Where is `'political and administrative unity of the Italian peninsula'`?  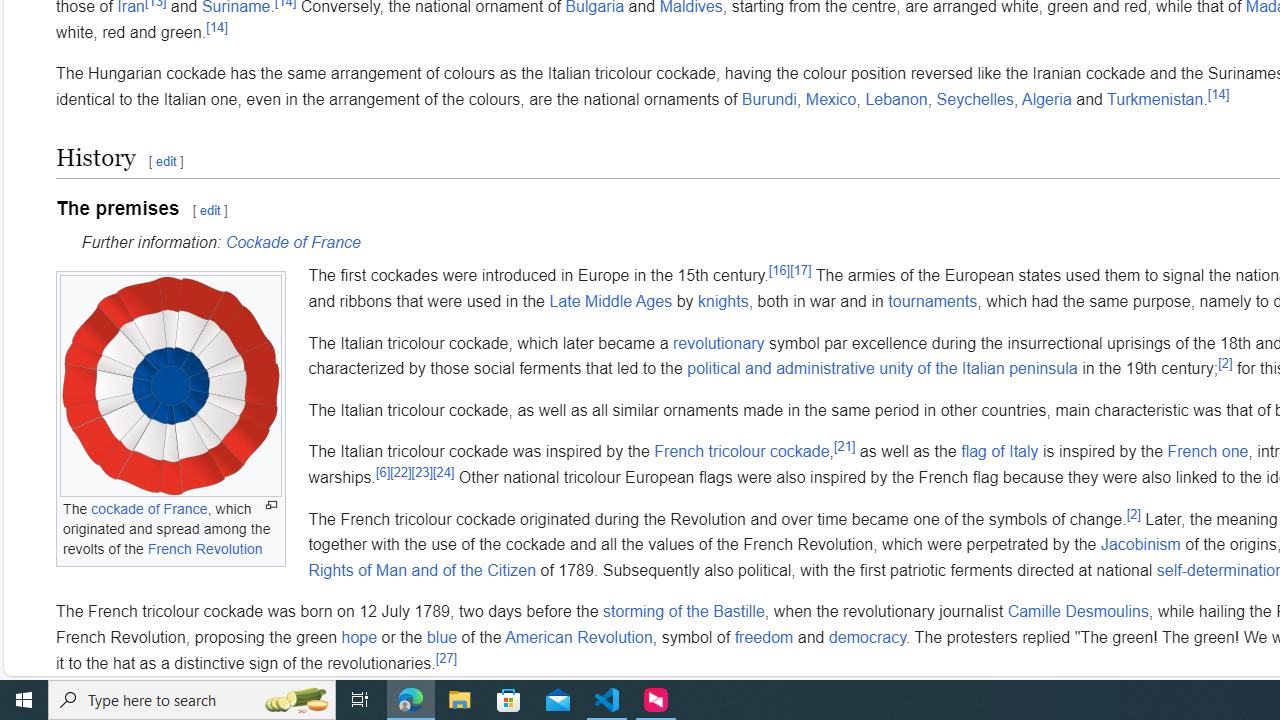 'political and administrative unity of the Italian peninsula' is located at coordinates (881, 368).